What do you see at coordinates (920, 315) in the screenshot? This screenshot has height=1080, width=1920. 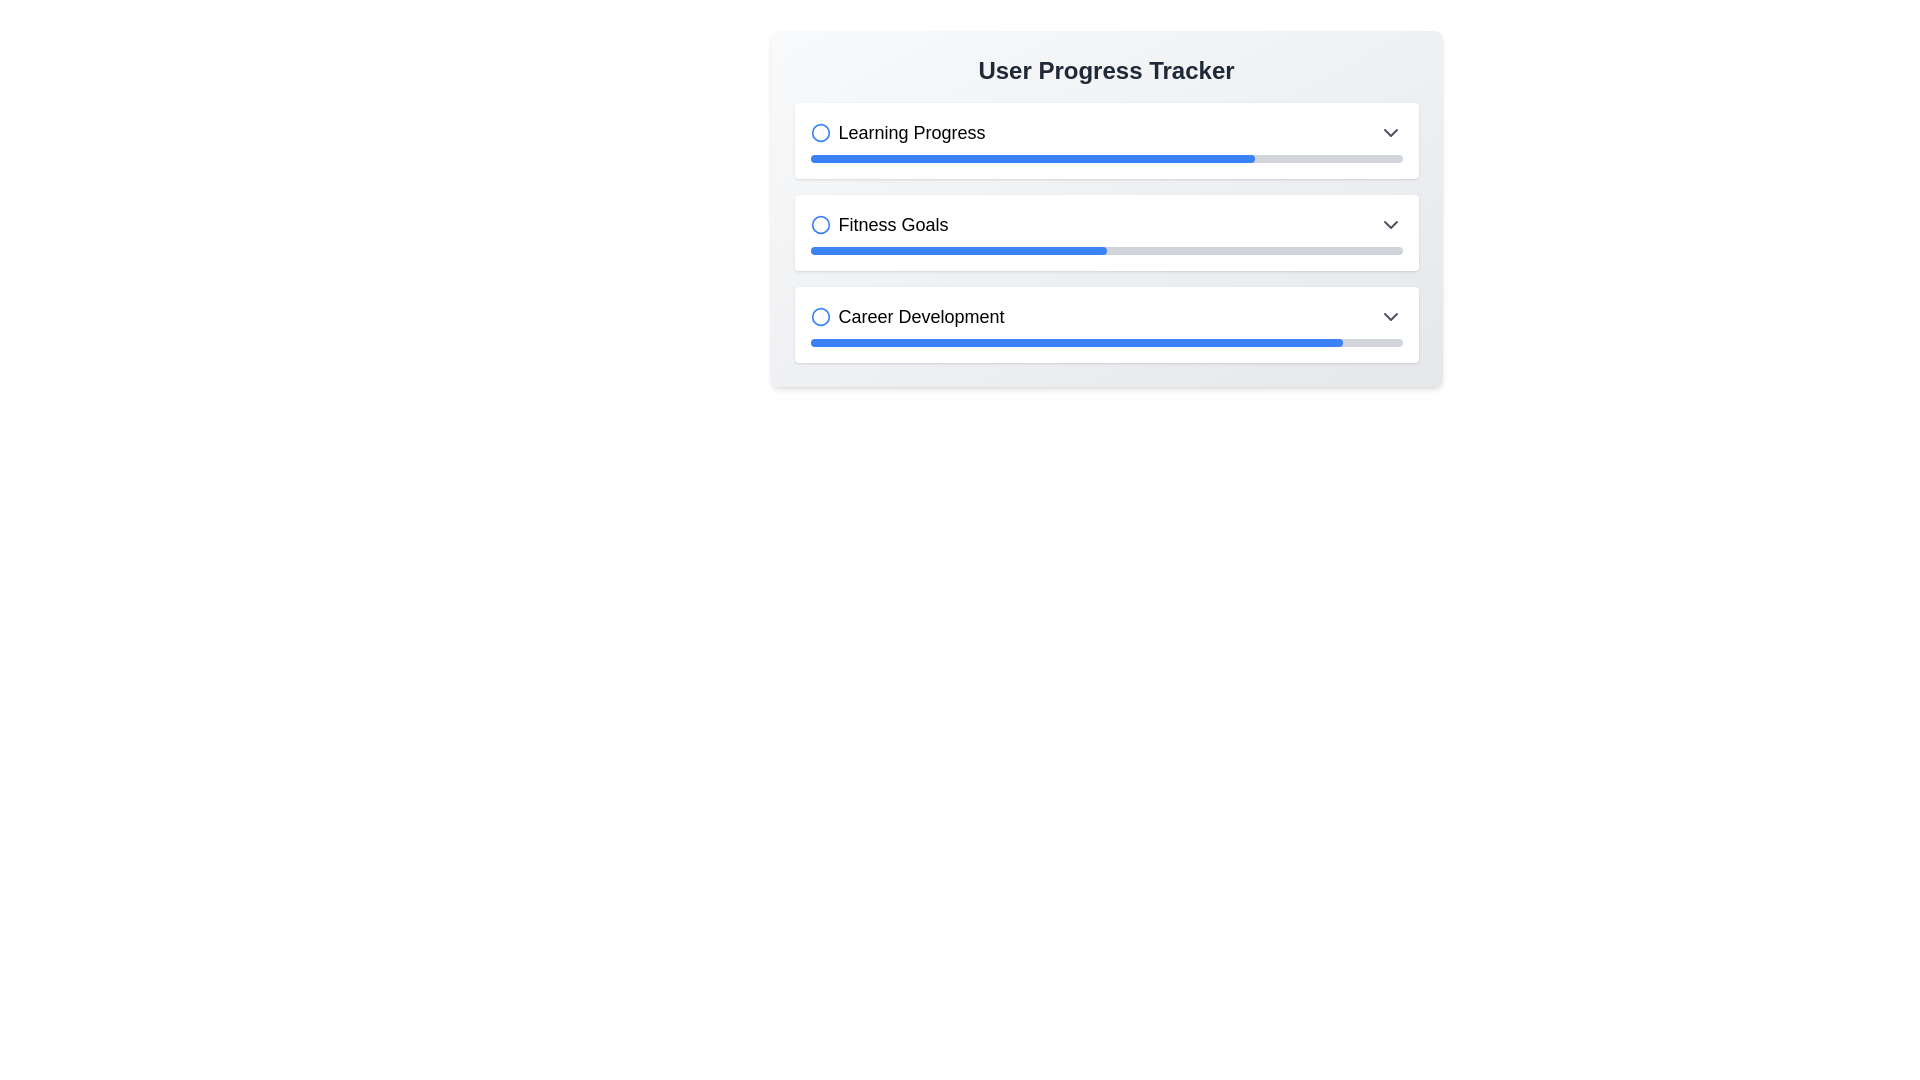 I see `the static text label indicating progress related to 'Career Development', which is the third item in a vertical list within a user progress tracker section` at bounding box center [920, 315].